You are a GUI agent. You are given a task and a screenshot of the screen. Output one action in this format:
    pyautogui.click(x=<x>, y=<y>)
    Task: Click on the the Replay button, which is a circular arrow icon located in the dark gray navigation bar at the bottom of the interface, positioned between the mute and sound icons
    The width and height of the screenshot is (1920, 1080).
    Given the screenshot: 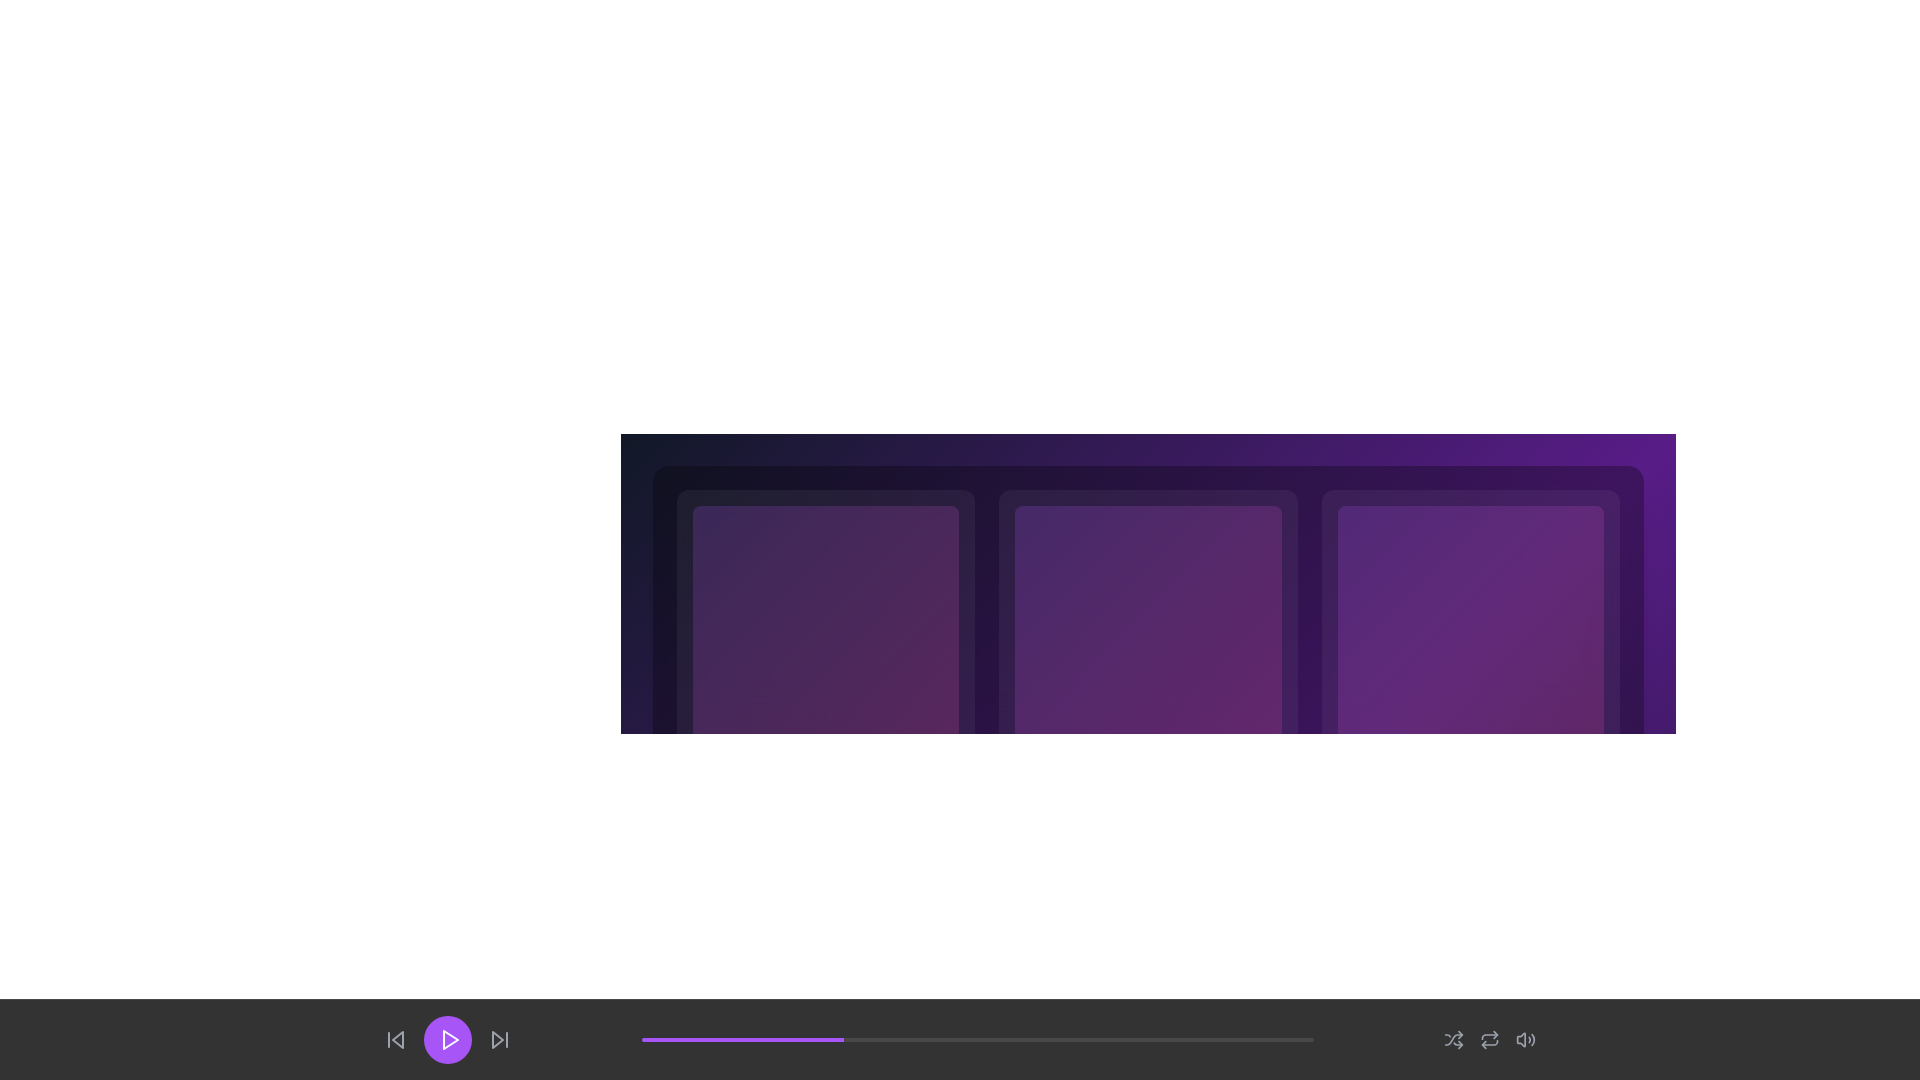 What is the action you would take?
    pyautogui.click(x=1489, y=1039)
    